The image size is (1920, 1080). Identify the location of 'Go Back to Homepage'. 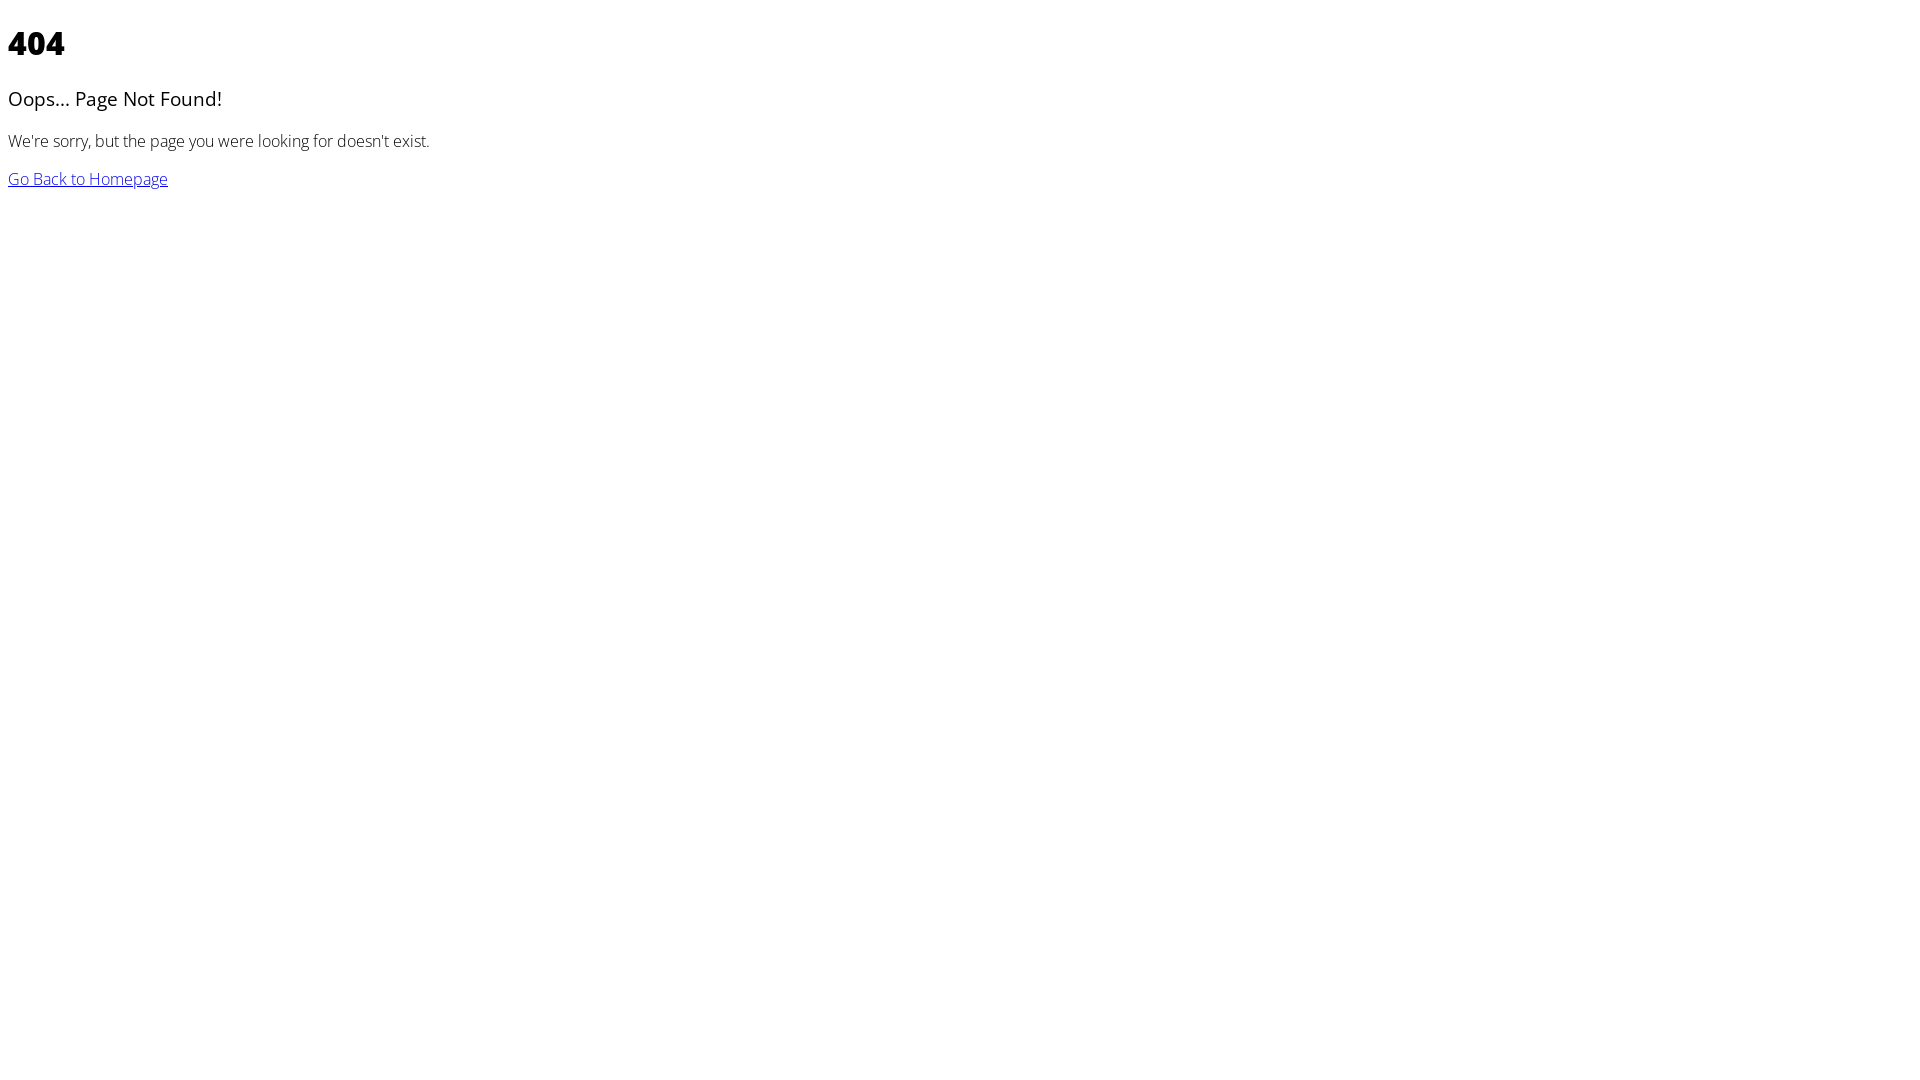
(8, 177).